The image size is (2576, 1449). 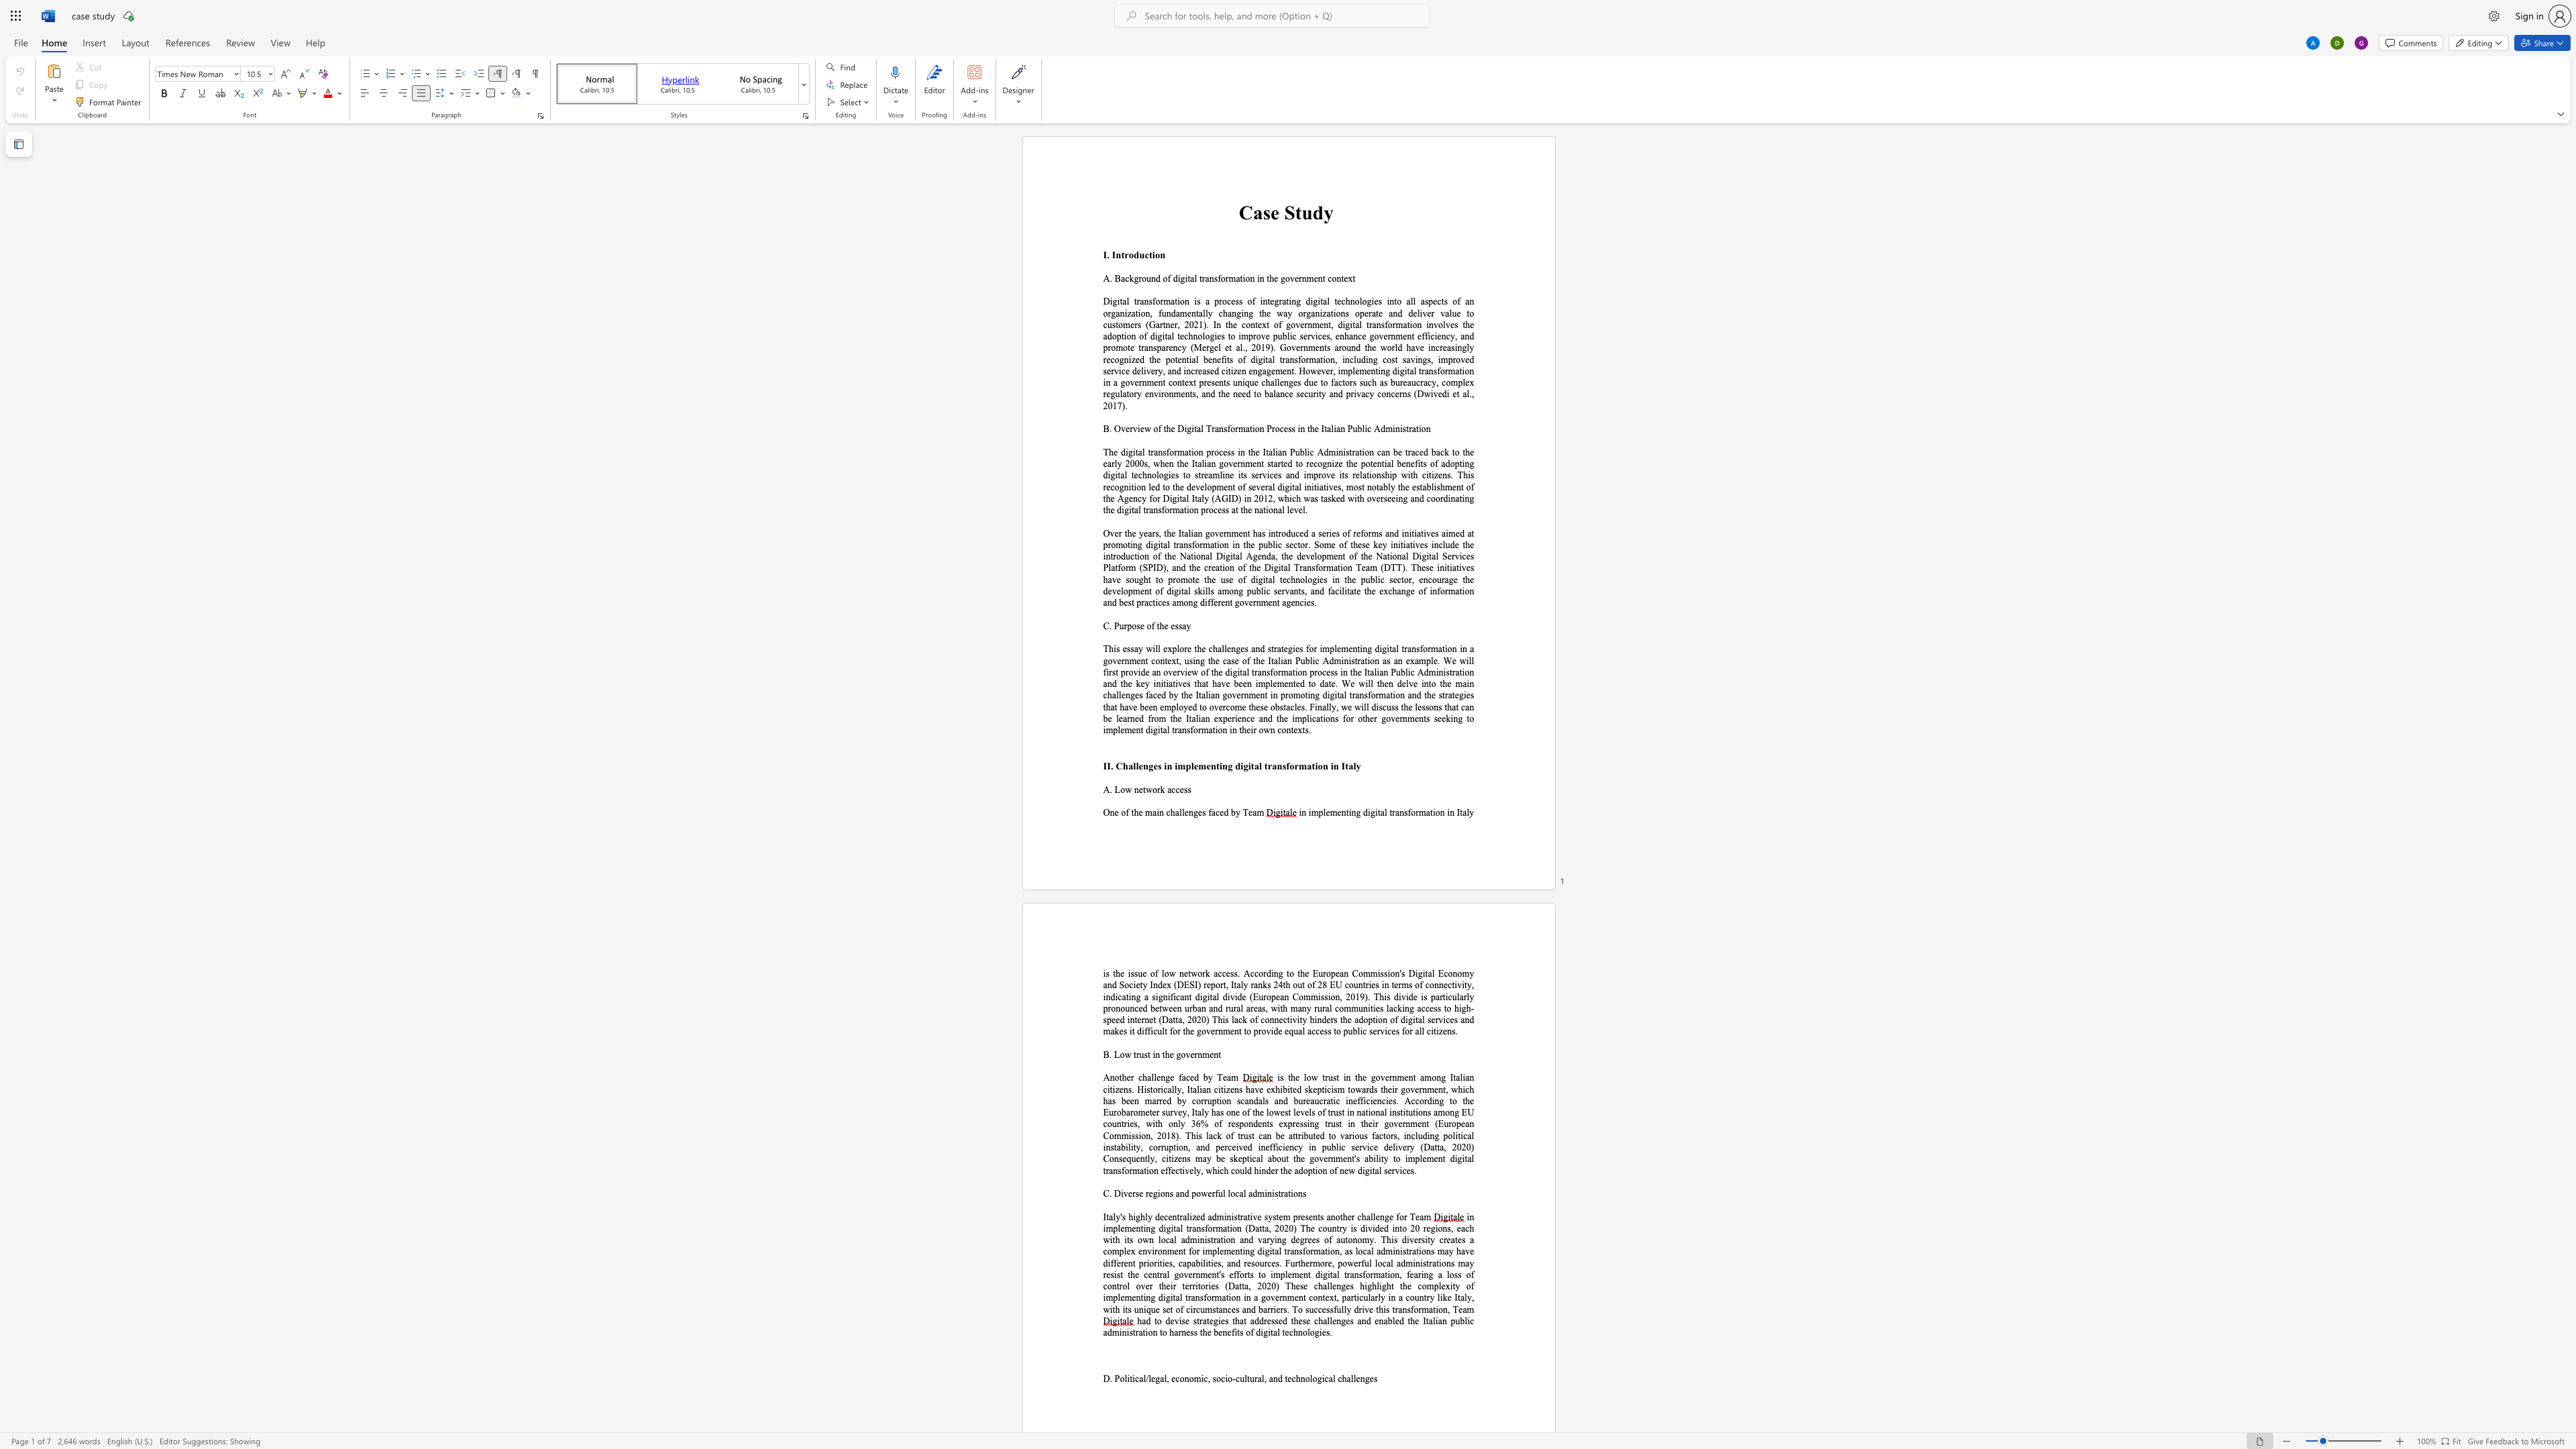 I want to click on the 3th character "n" in the text, so click(x=1215, y=1054).